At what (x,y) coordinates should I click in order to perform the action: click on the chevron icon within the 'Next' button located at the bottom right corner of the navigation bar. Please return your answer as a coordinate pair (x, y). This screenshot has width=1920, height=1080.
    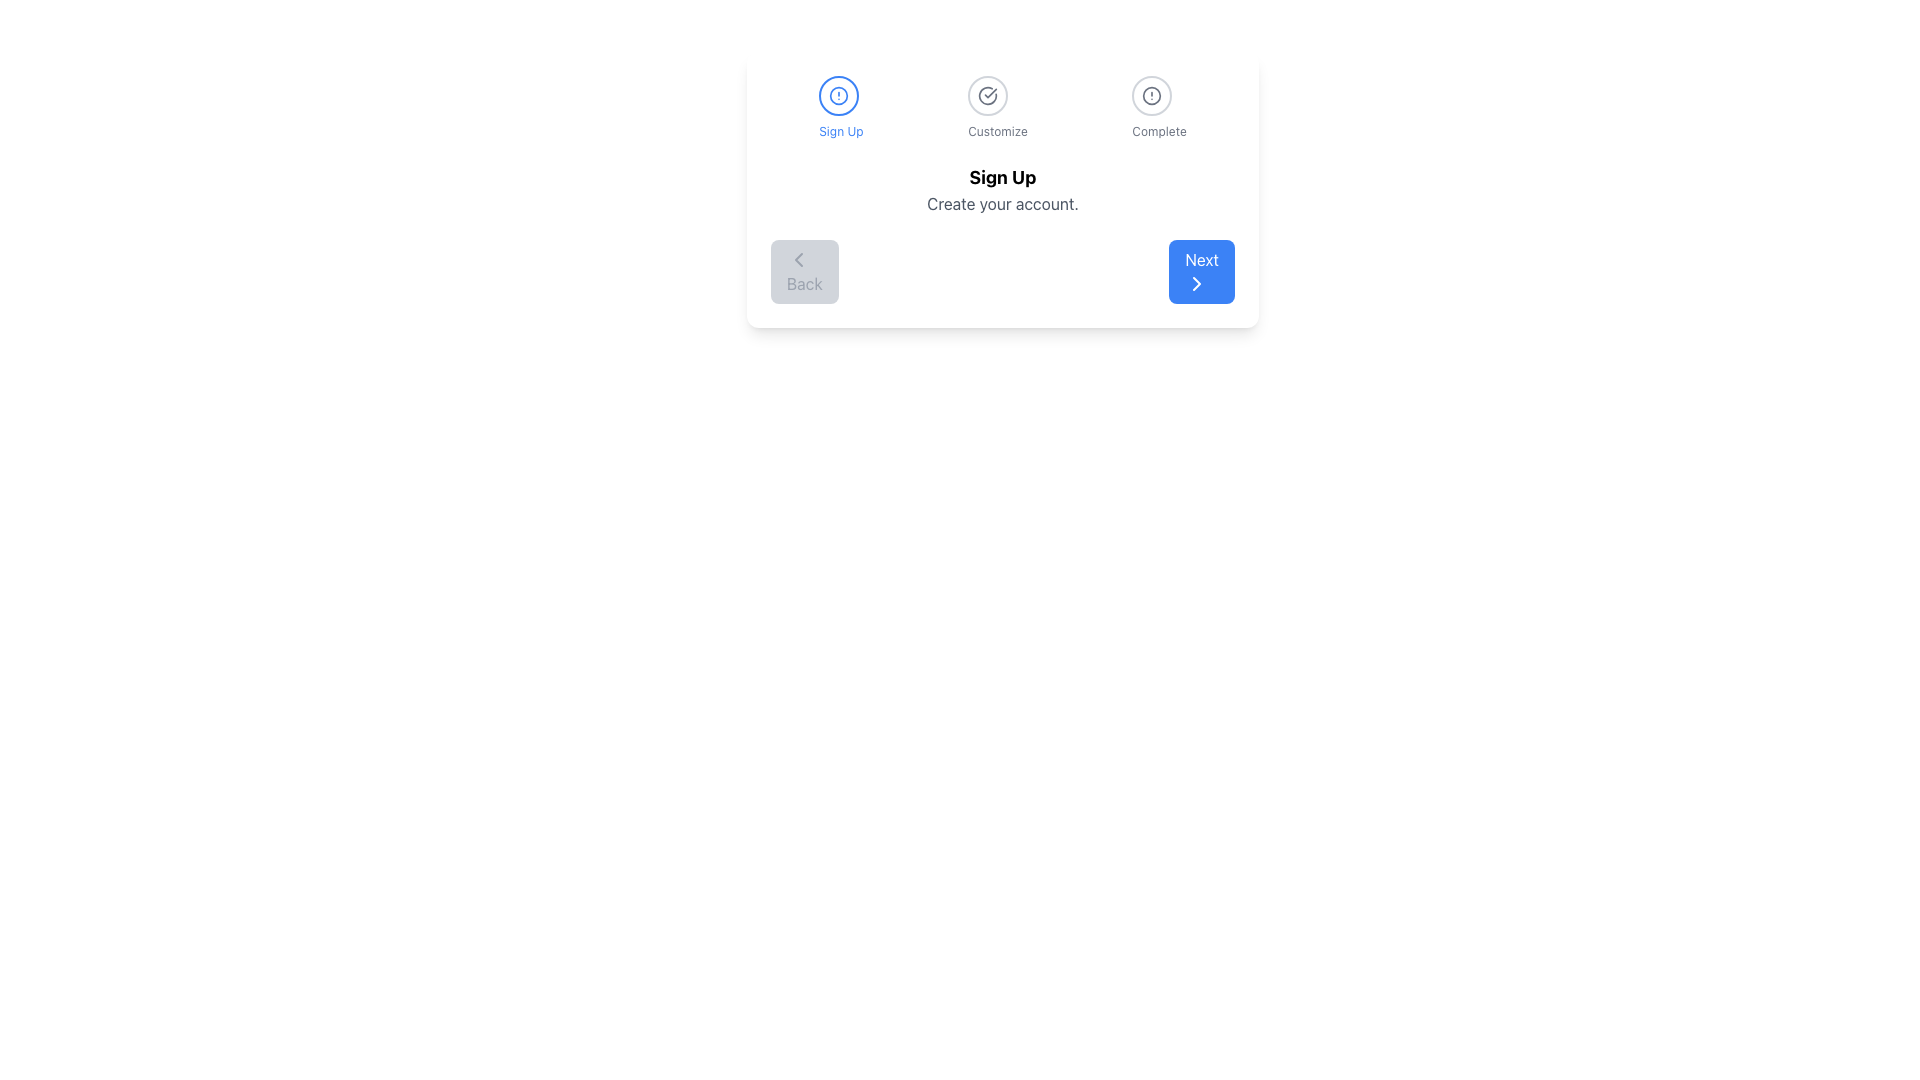
    Looking at the image, I should click on (1197, 284).